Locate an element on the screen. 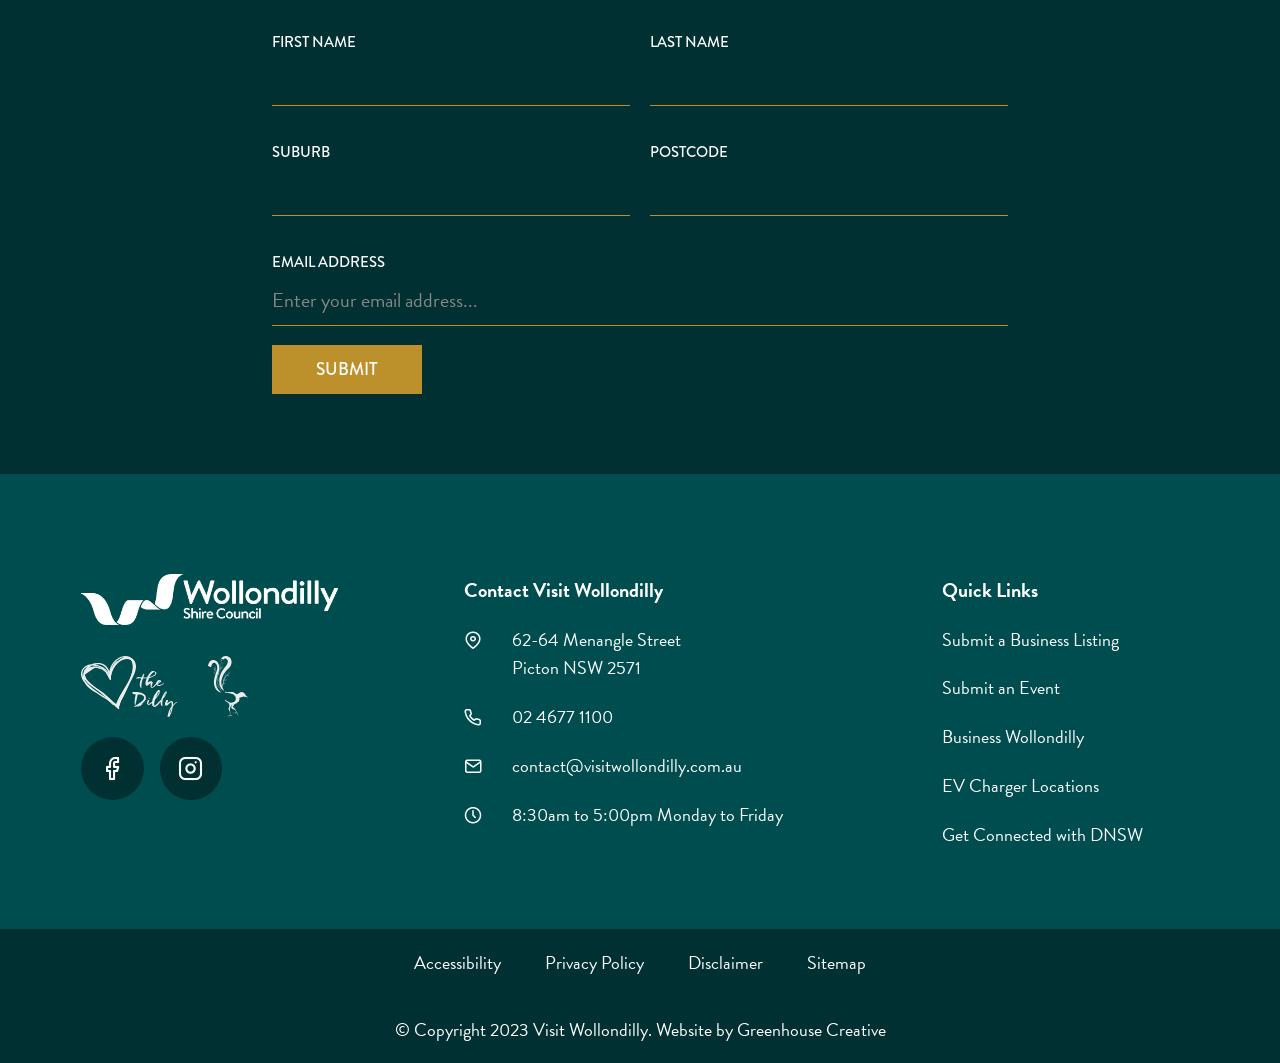 The width and height of the screenshot is (1280, 1063). '© Copyright 2023 Visit Wollondilly.  Website by' is located at coordinates (563, 1028).